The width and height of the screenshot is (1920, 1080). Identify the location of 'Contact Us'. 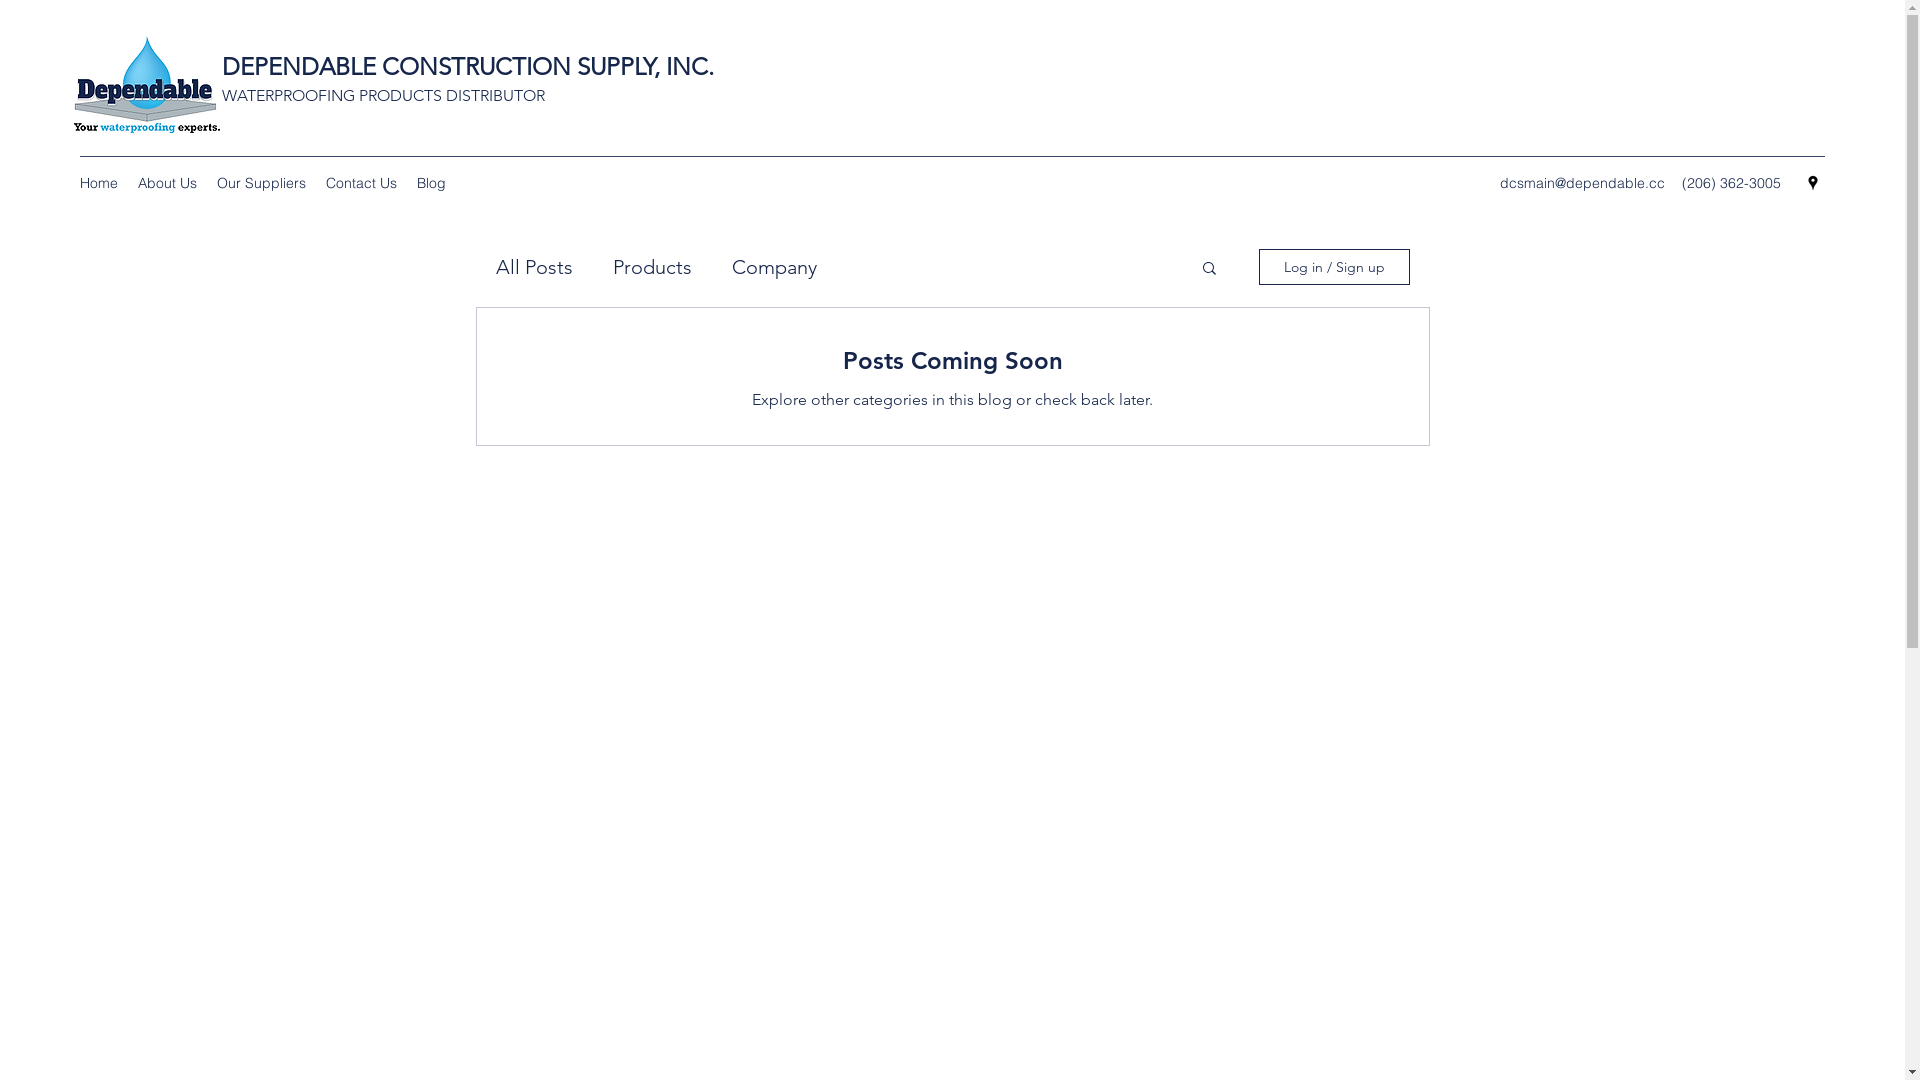
(361, 182).